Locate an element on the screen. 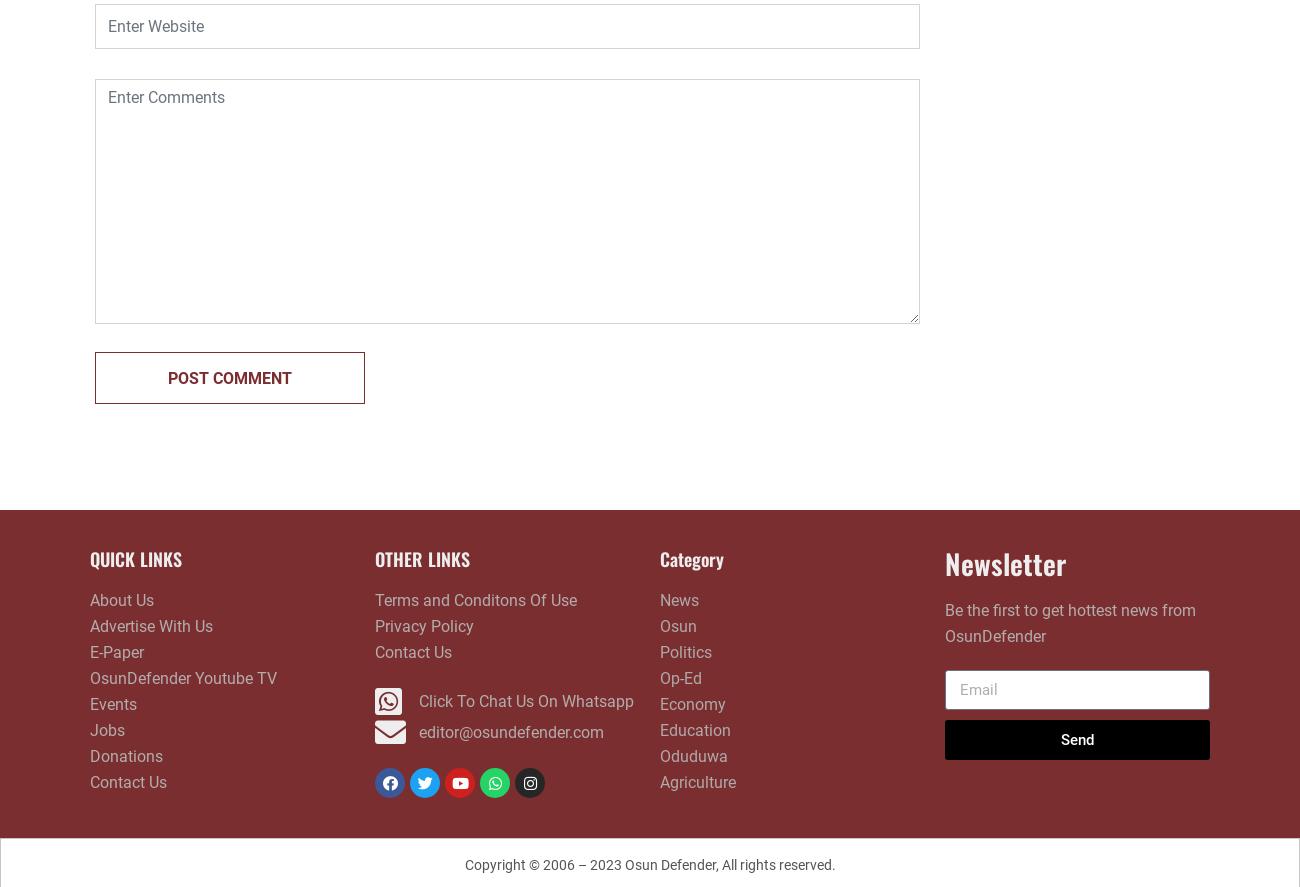 This screenshot has width=1300, height=887. 'Events' is located at coordinates (112, 704).